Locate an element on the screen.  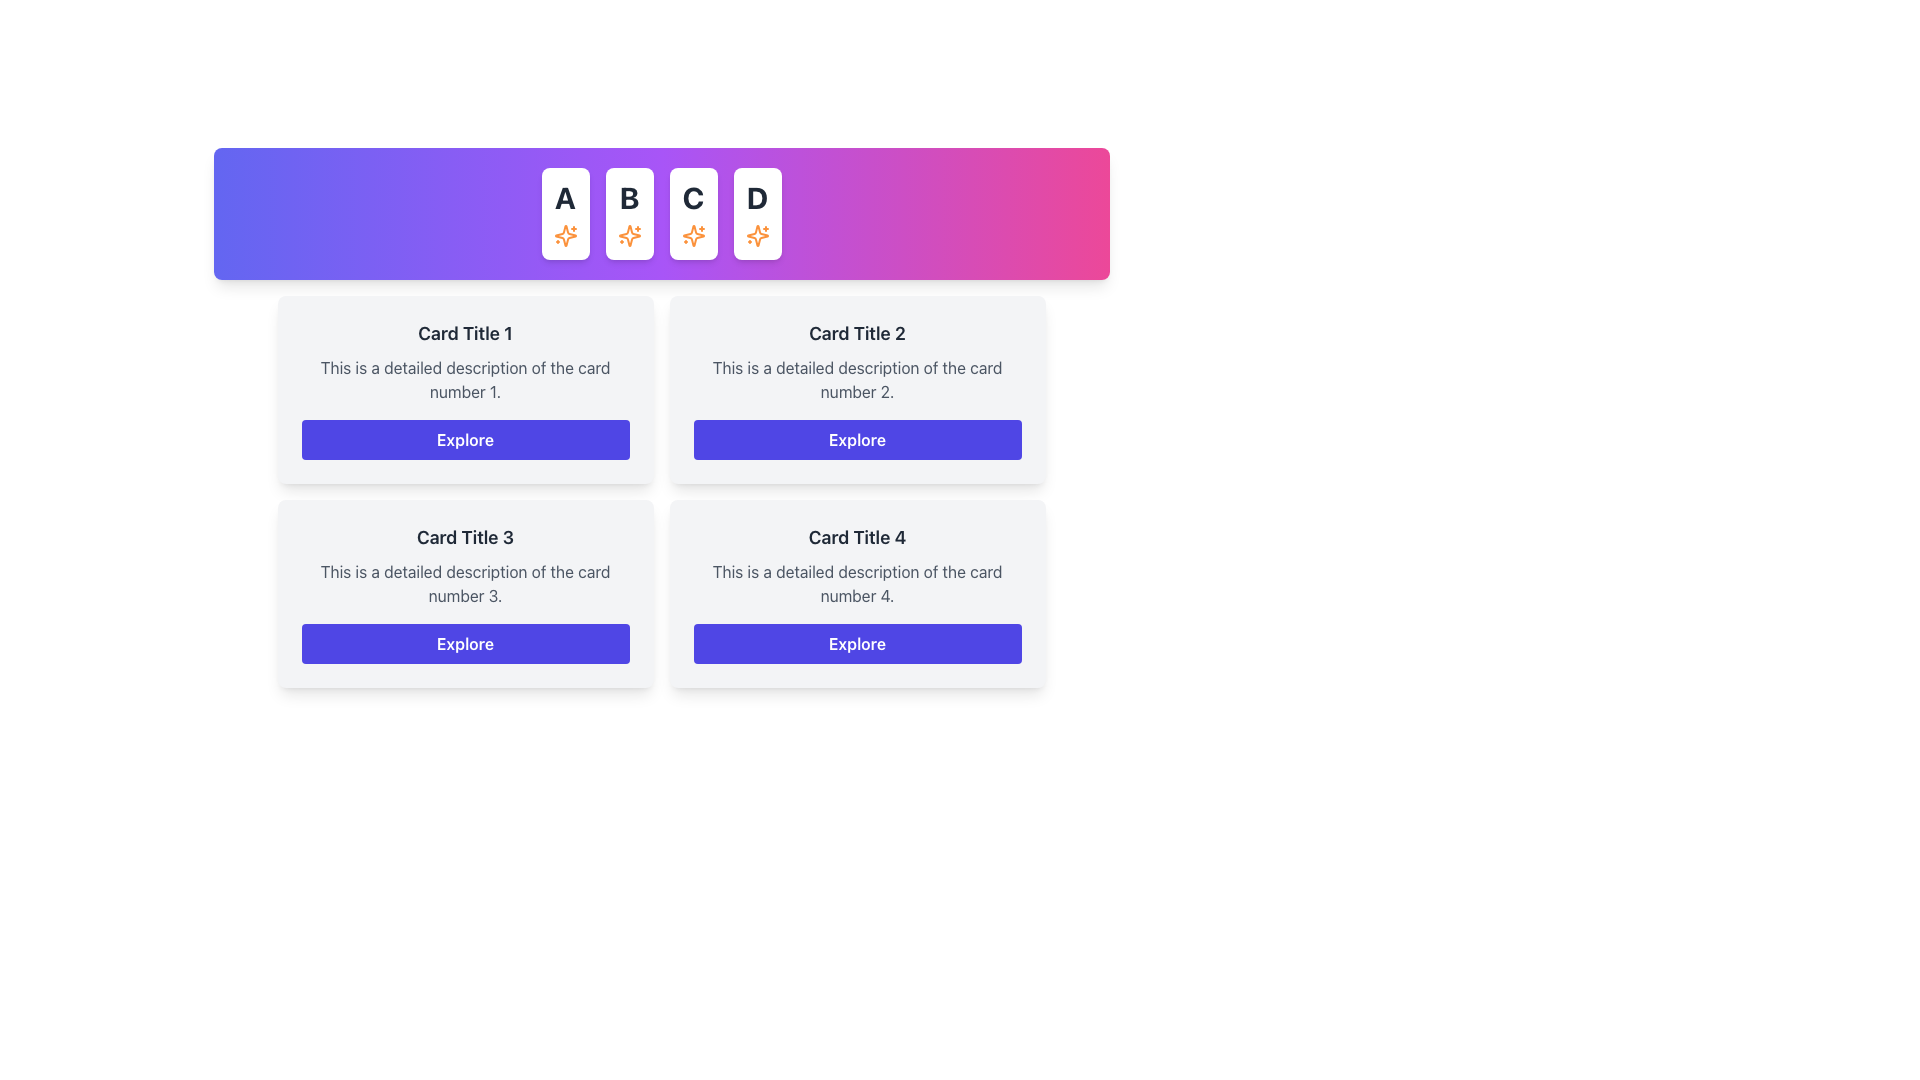
the descriptive text element that provides additional information for 'Card Title 2' located in the second column of the top row of the card grid is located at coordinates (857, 380).